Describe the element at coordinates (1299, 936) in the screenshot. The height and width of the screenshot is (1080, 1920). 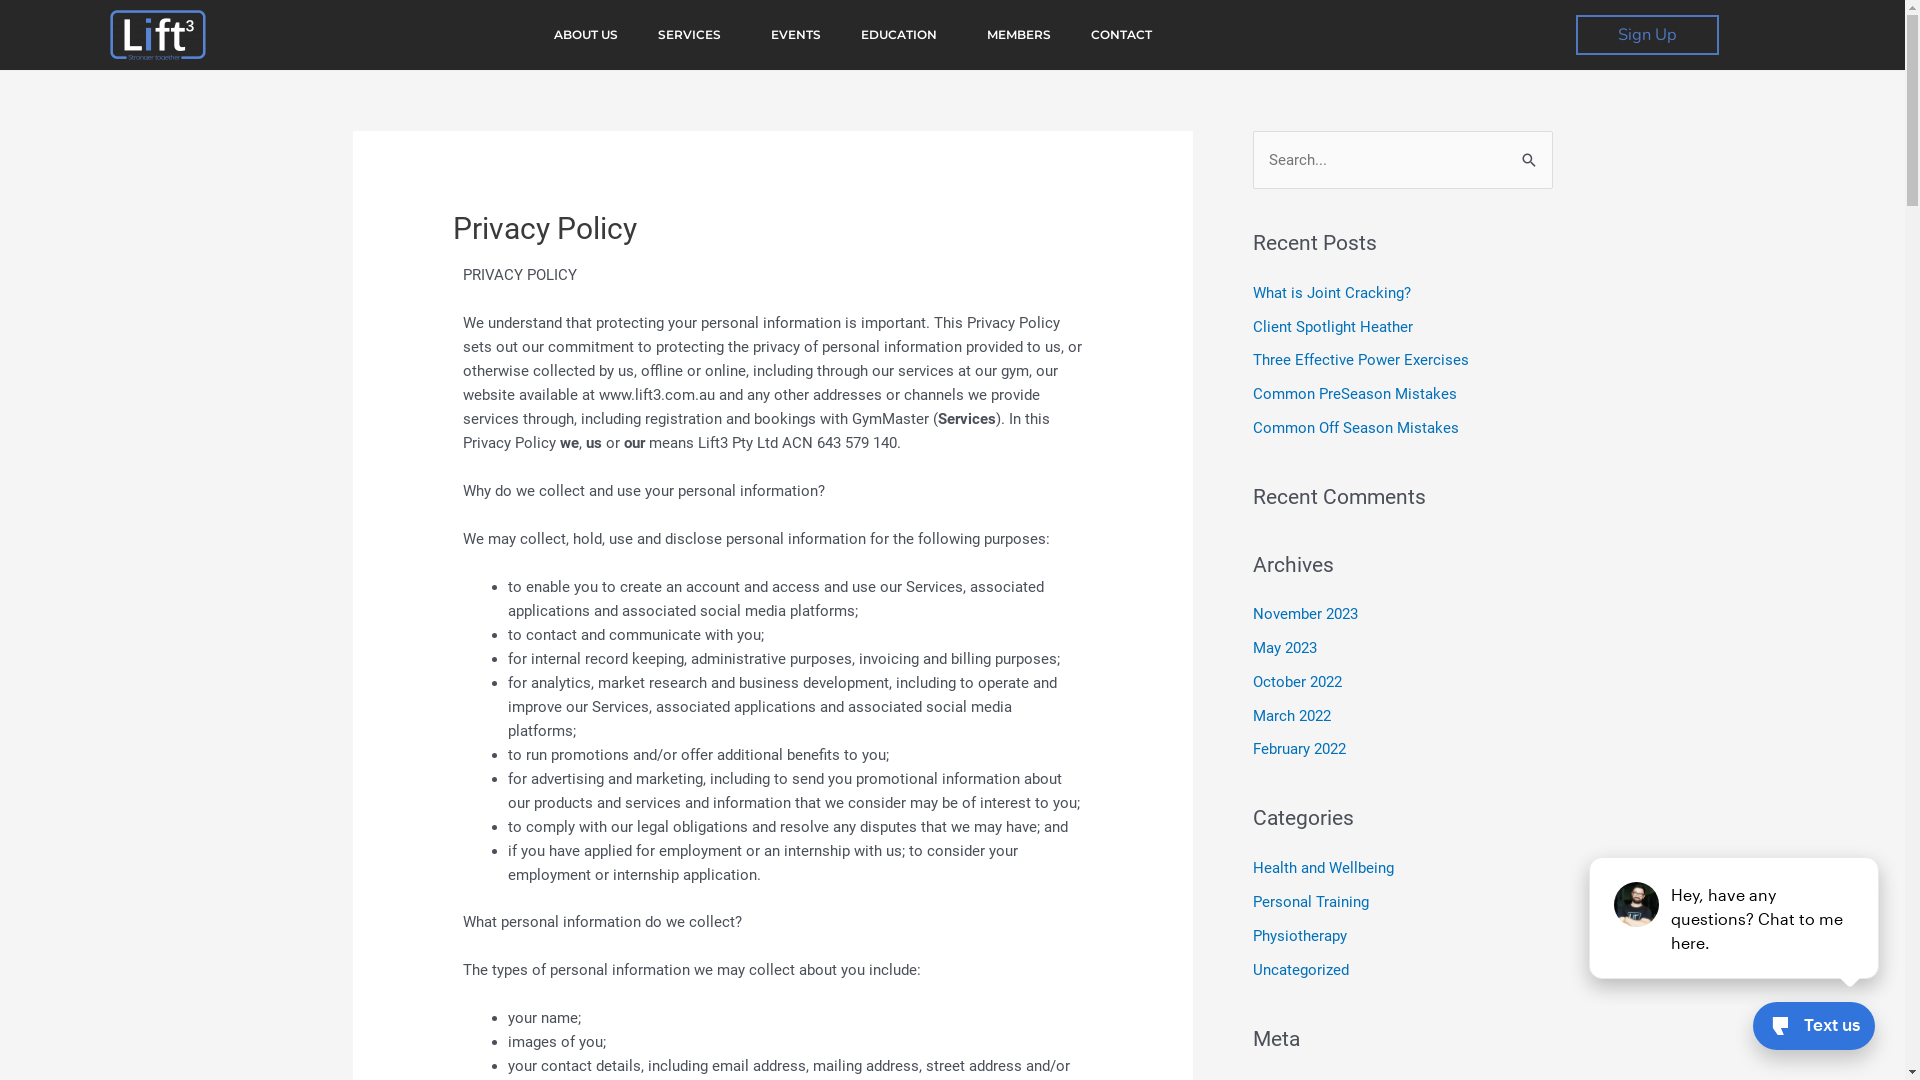
I see `'Physiotherapy'` at that location.